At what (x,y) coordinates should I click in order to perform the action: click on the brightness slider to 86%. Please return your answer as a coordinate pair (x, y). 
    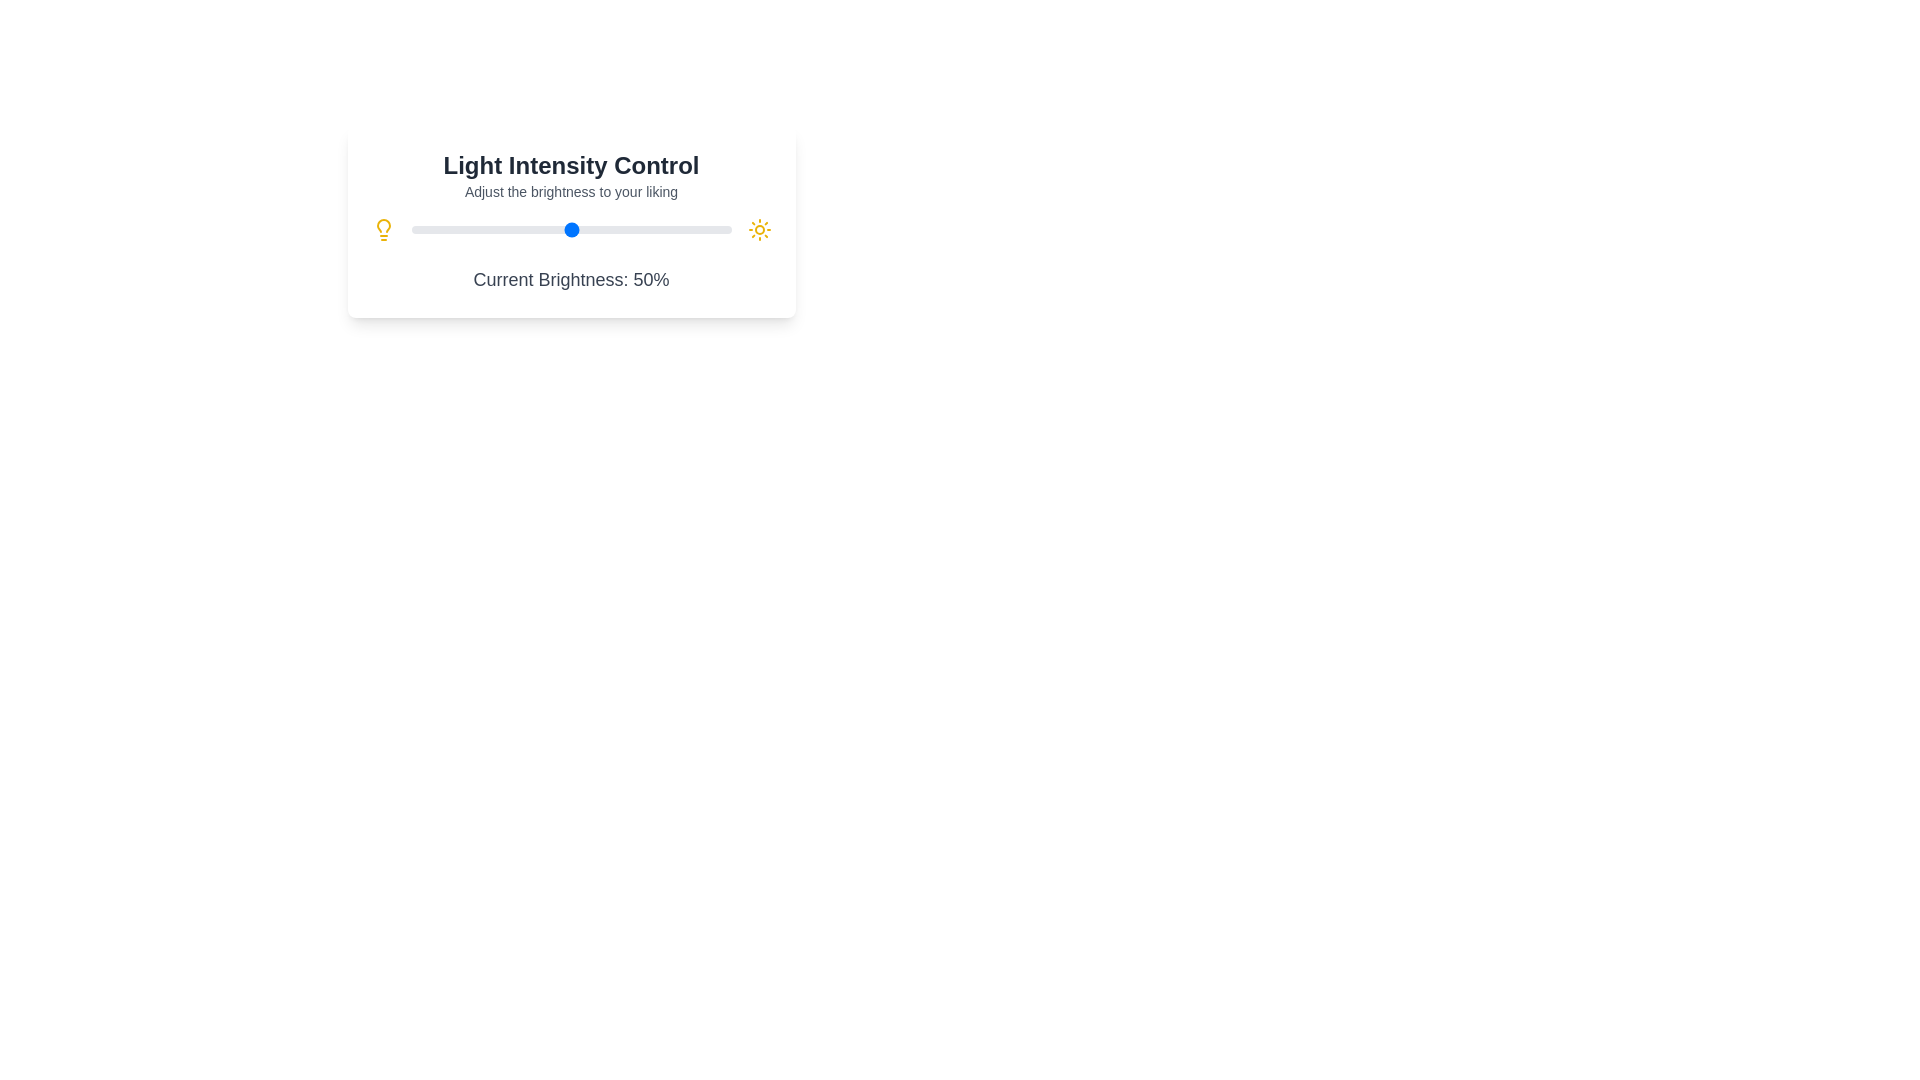
    Looking at the image, I should click on (686, 229).